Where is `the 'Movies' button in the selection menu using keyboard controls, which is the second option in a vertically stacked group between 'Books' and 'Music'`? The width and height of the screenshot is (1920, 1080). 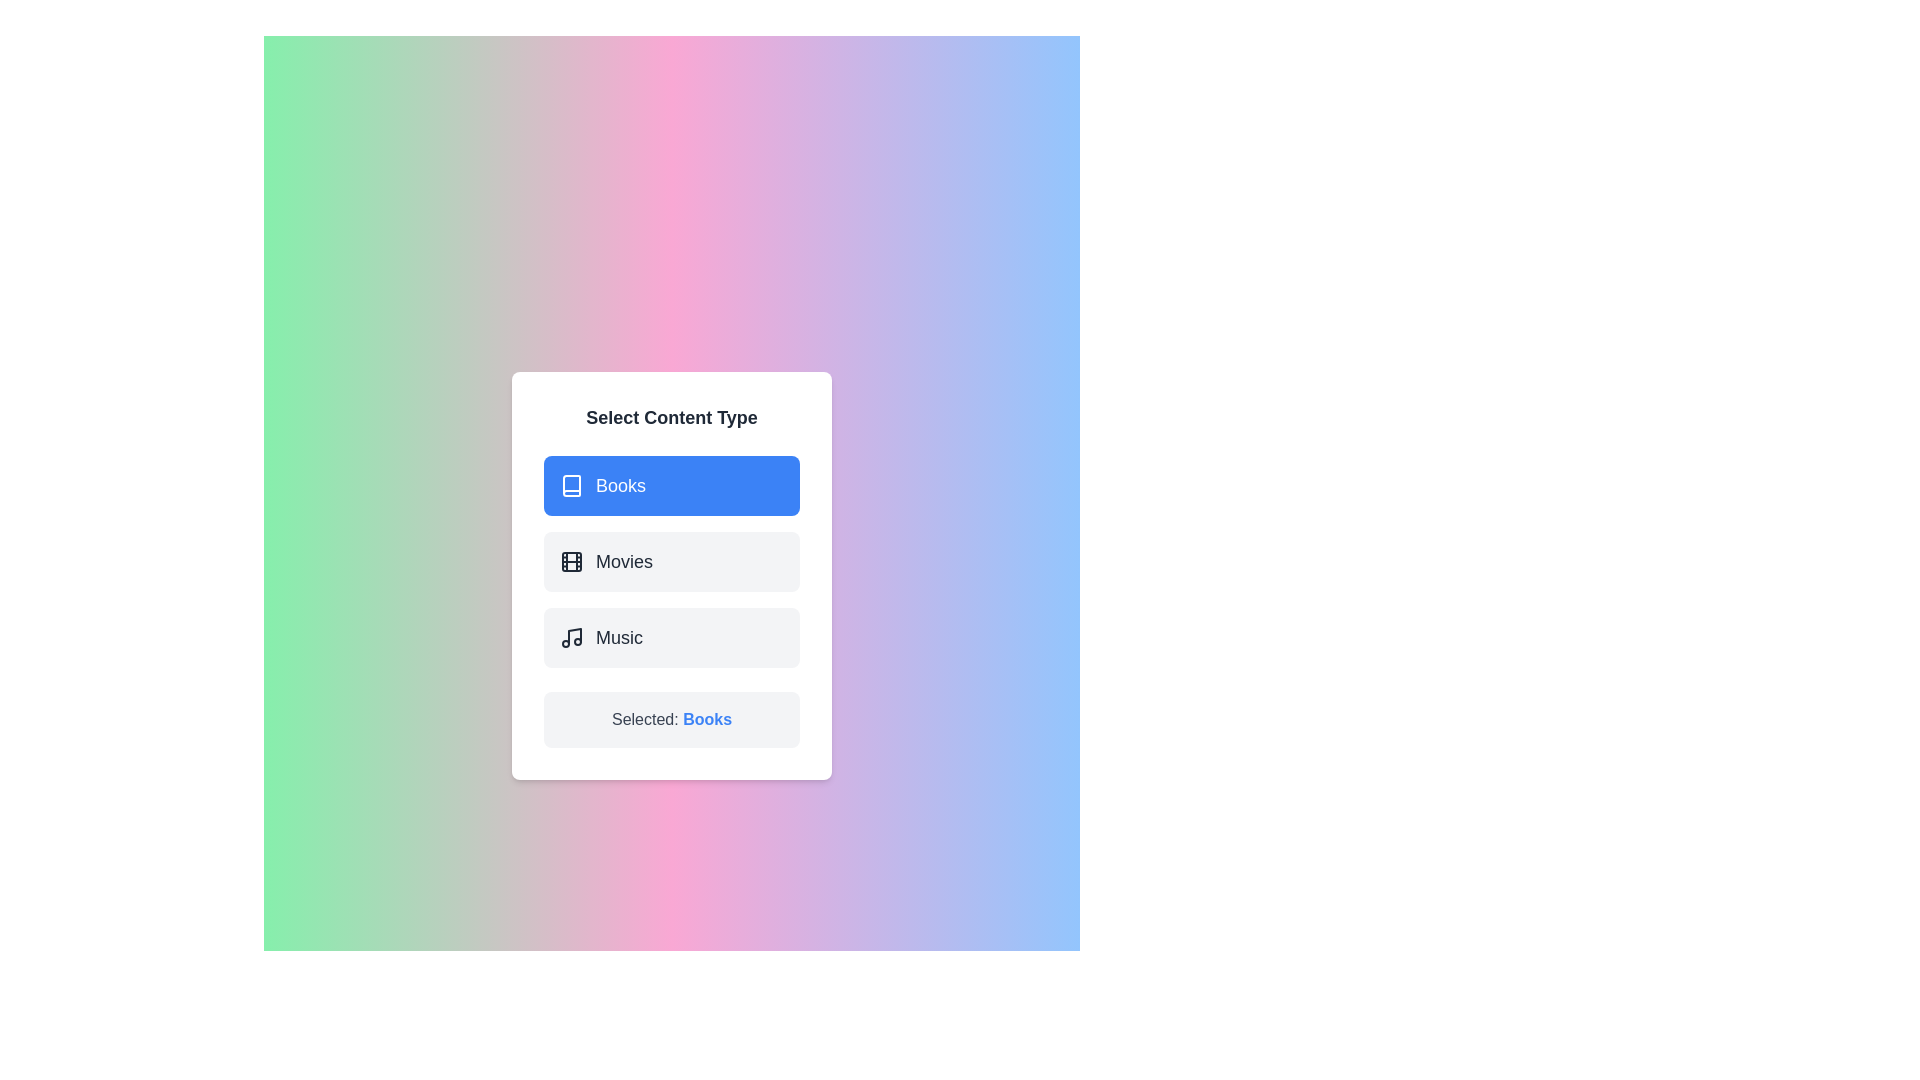
the 'Movies' button in the selection menu using keyboard controls, which is the second option in a vertically stacked group between 'Books' and 'Music' is located at coordinates (672, 575).